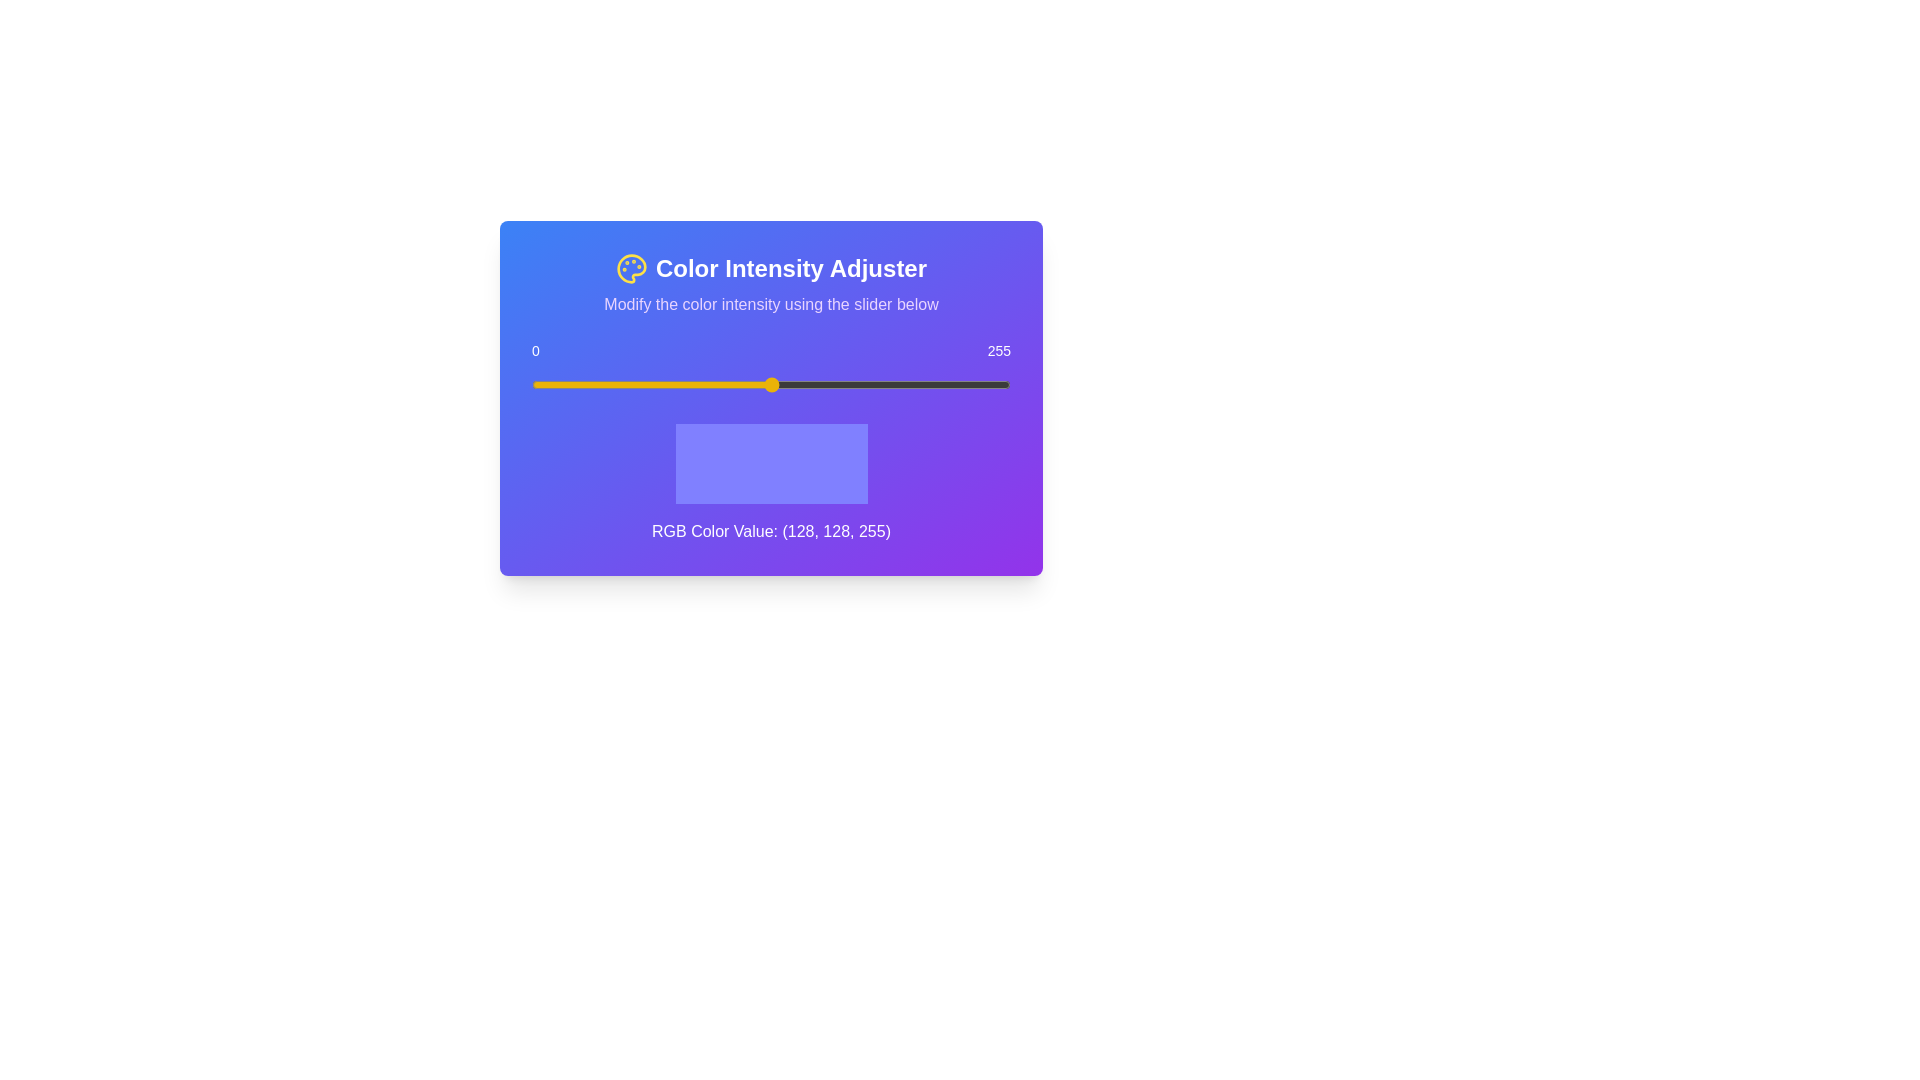 The image size is (1920, 1080). I want to click on the slider to set the value to 63, so click(650, 385).